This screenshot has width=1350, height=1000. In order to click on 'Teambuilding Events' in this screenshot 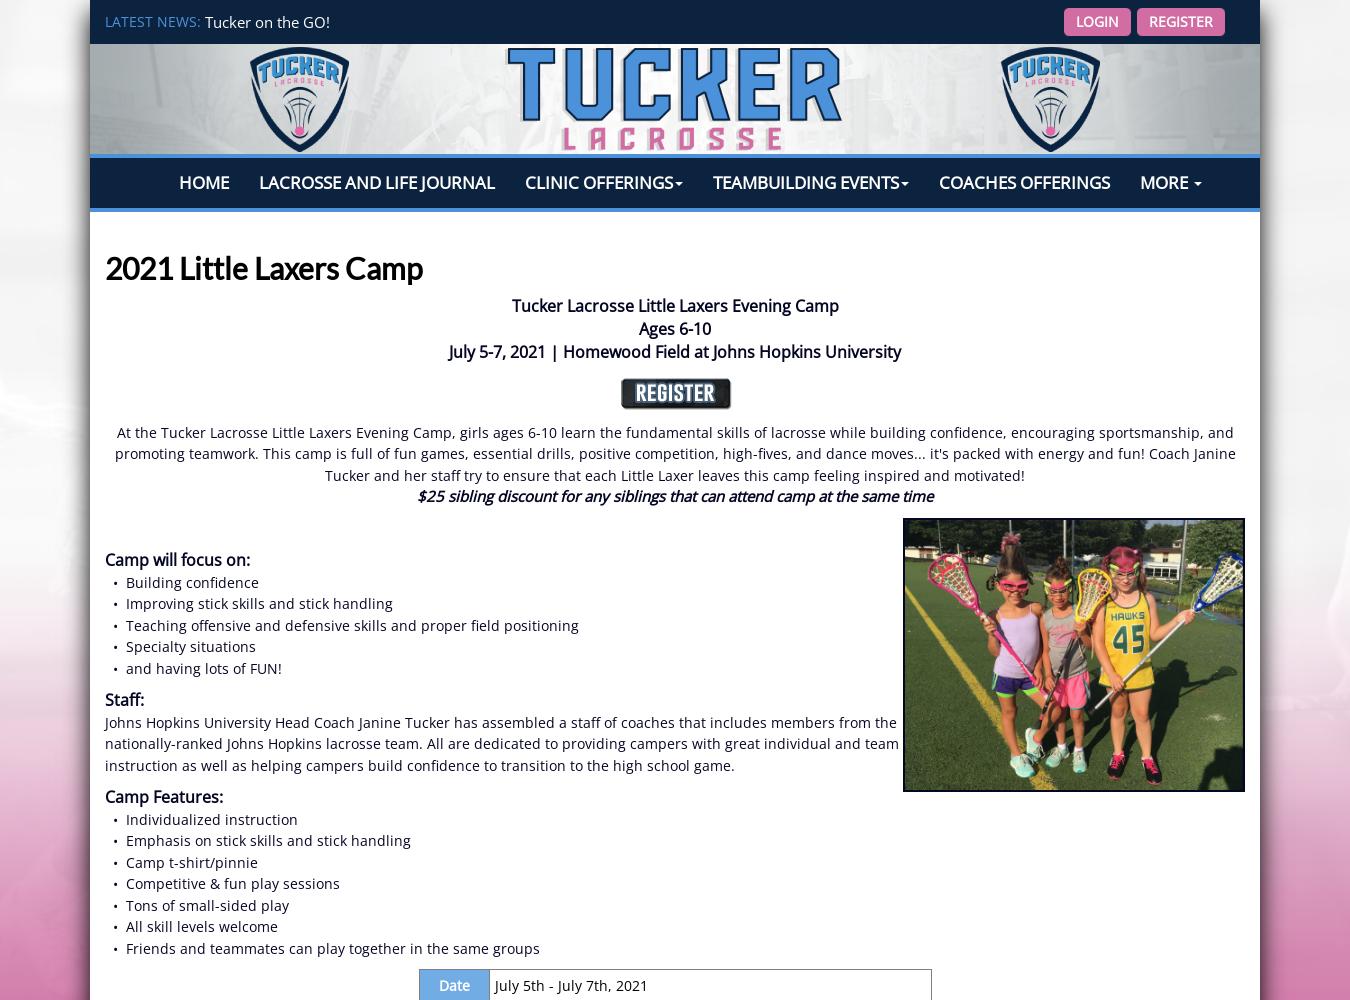, I will do `click(805, 182)`.